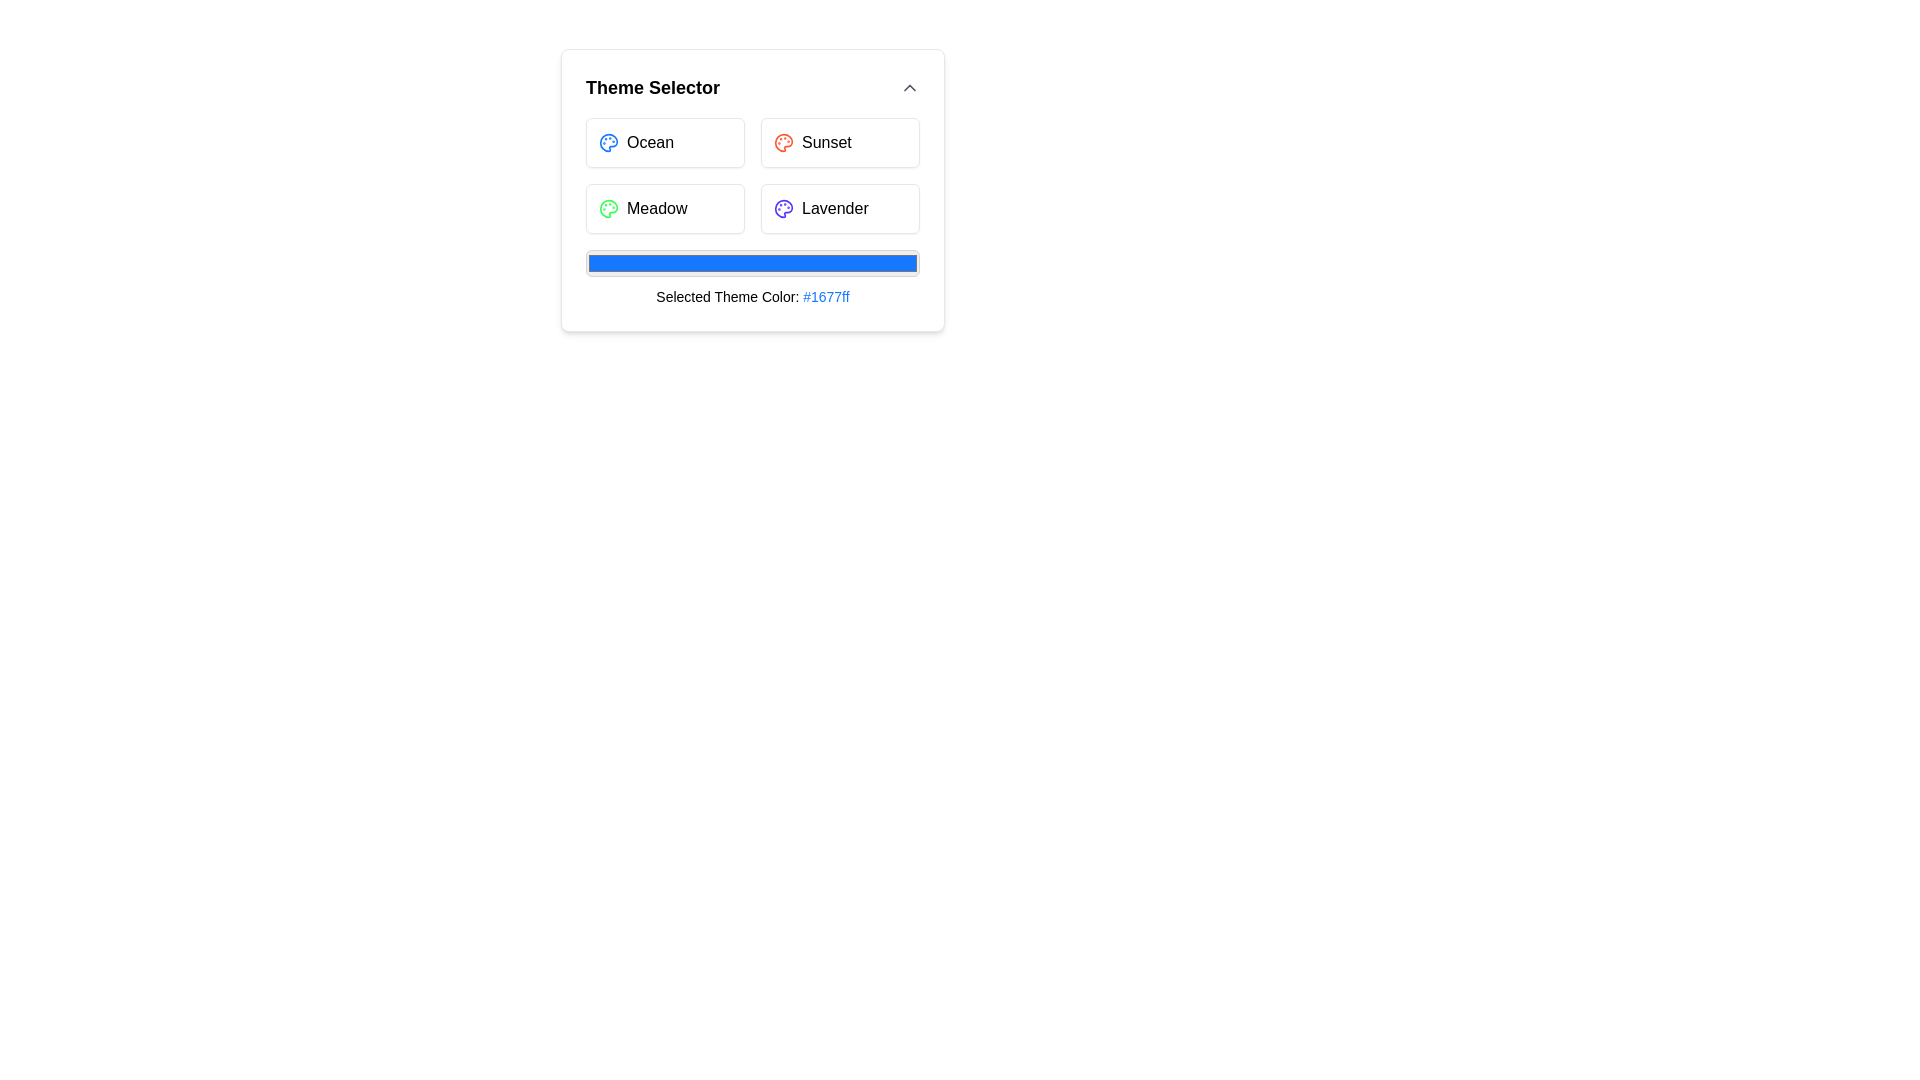 This screenshot has width=1920, height=1080. I want to click on the 'Ocean' button that contains the Decorative Icon resembling a paint palette with a blue outline and colored dots, located in the top-left corner of the Theme Selector component, so click(608, 141).